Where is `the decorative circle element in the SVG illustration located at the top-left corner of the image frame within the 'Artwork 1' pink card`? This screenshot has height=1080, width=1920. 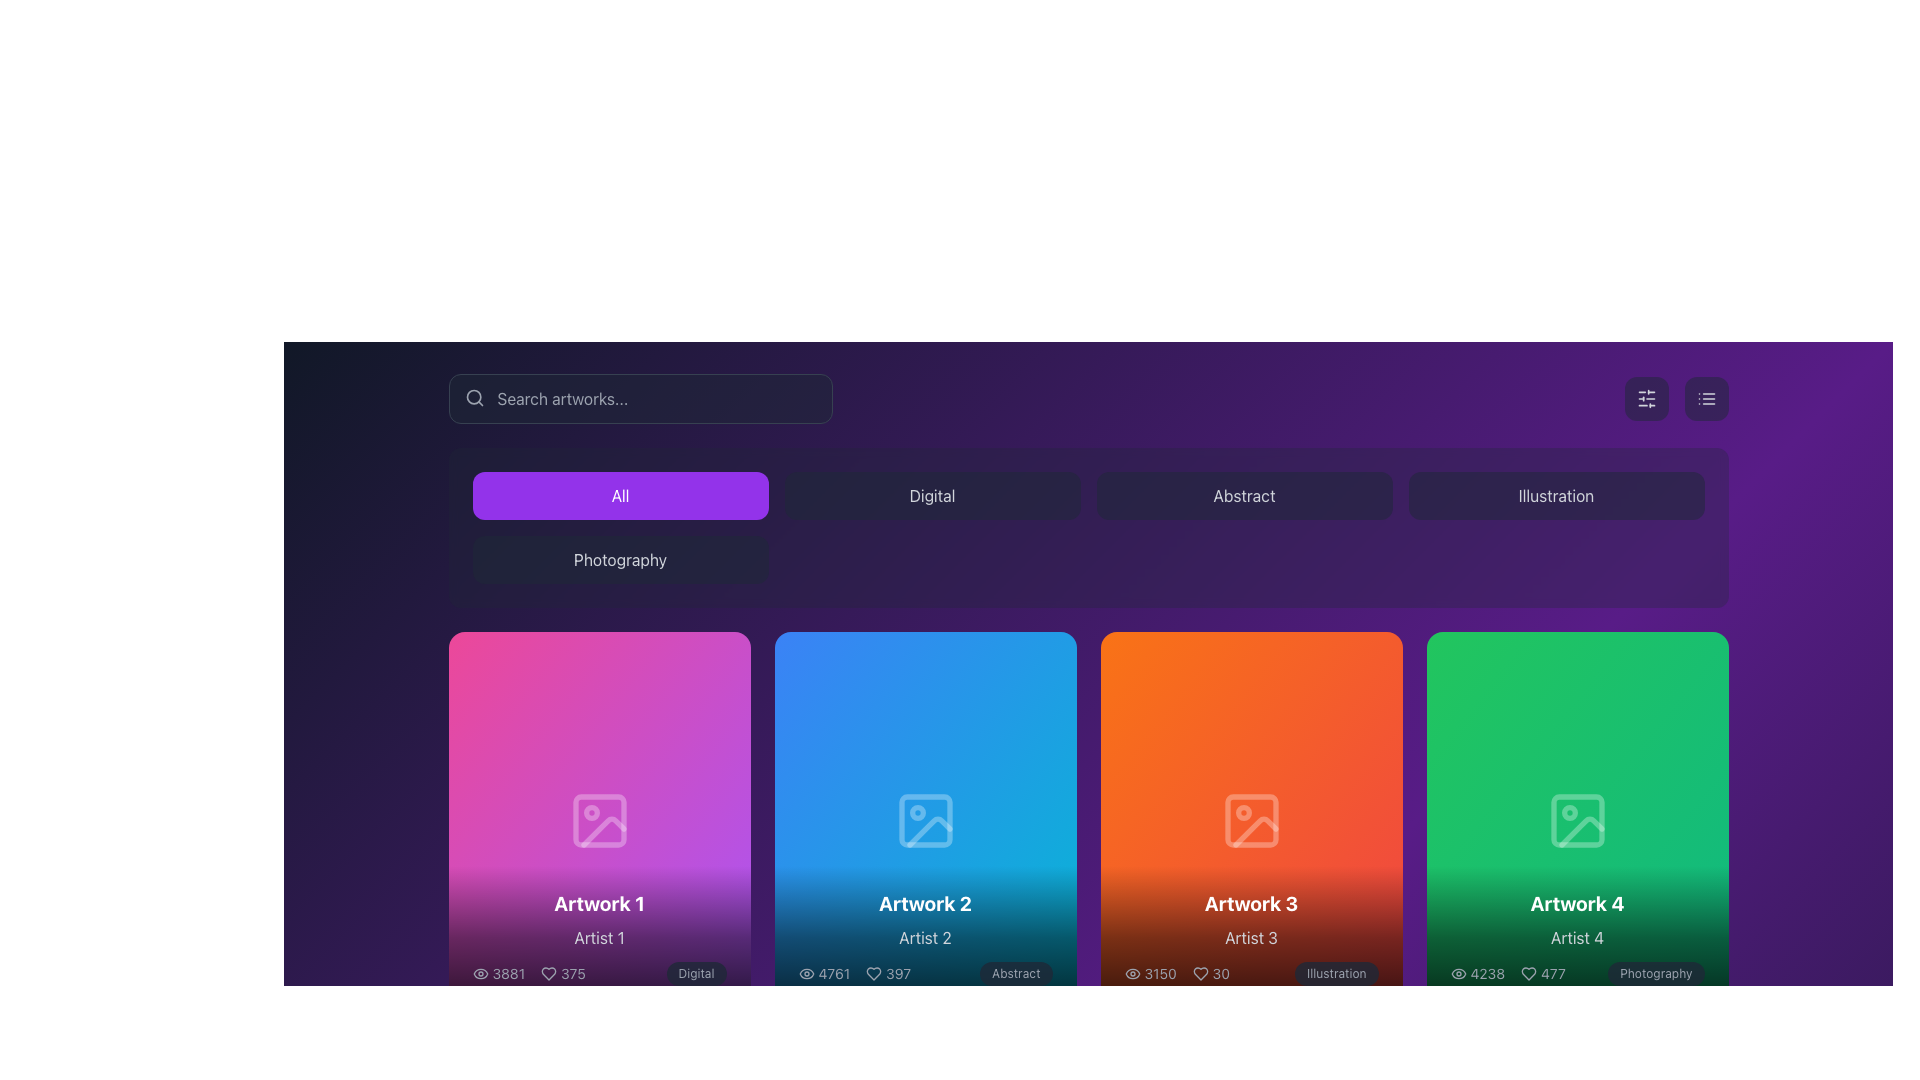 the decorative circle element in the SVG illustration located at the top-left corner of the image frame within the 'Artwork 1' pink card is located at coordinates (590, 812).